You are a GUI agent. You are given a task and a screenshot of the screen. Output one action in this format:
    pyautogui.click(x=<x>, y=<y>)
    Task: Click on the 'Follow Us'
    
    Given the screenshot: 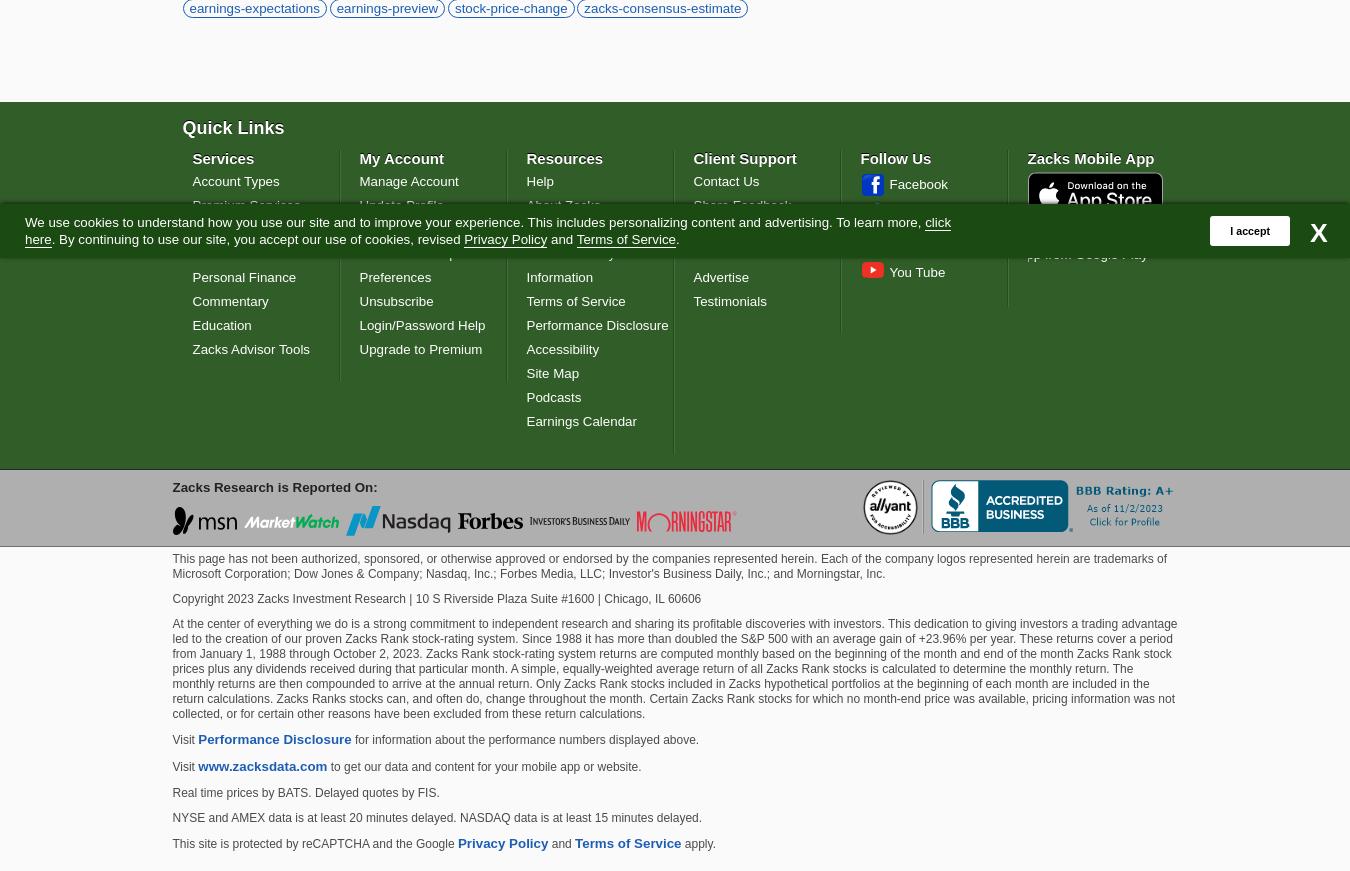 What is the action you would take?
    pyautogui.click(x=859, y=157)
    